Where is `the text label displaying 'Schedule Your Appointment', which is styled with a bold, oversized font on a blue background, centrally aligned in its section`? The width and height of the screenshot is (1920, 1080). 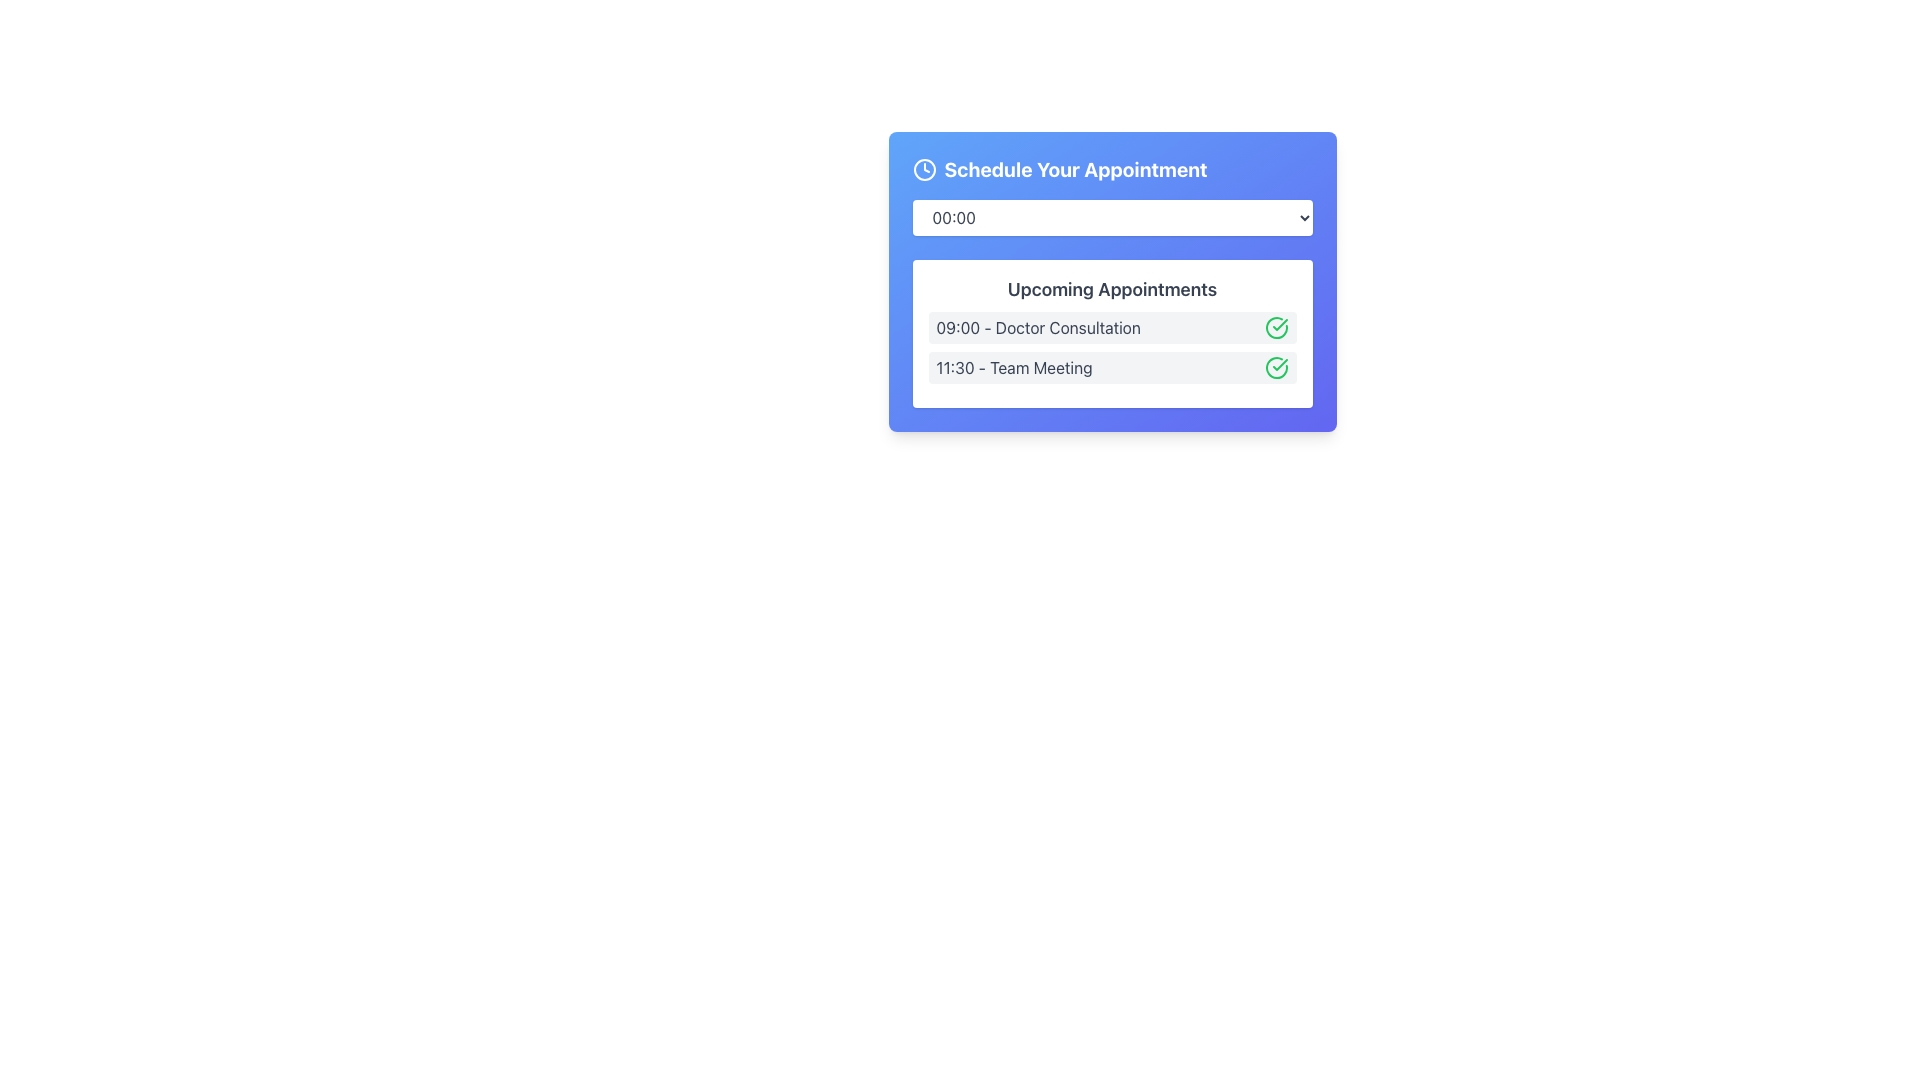
the text label displaying 'Schedule Your Appointment', which is styled with a bold, oversized font on a blue background, centrally aligned in its section is located at coordinates (1074, 168).